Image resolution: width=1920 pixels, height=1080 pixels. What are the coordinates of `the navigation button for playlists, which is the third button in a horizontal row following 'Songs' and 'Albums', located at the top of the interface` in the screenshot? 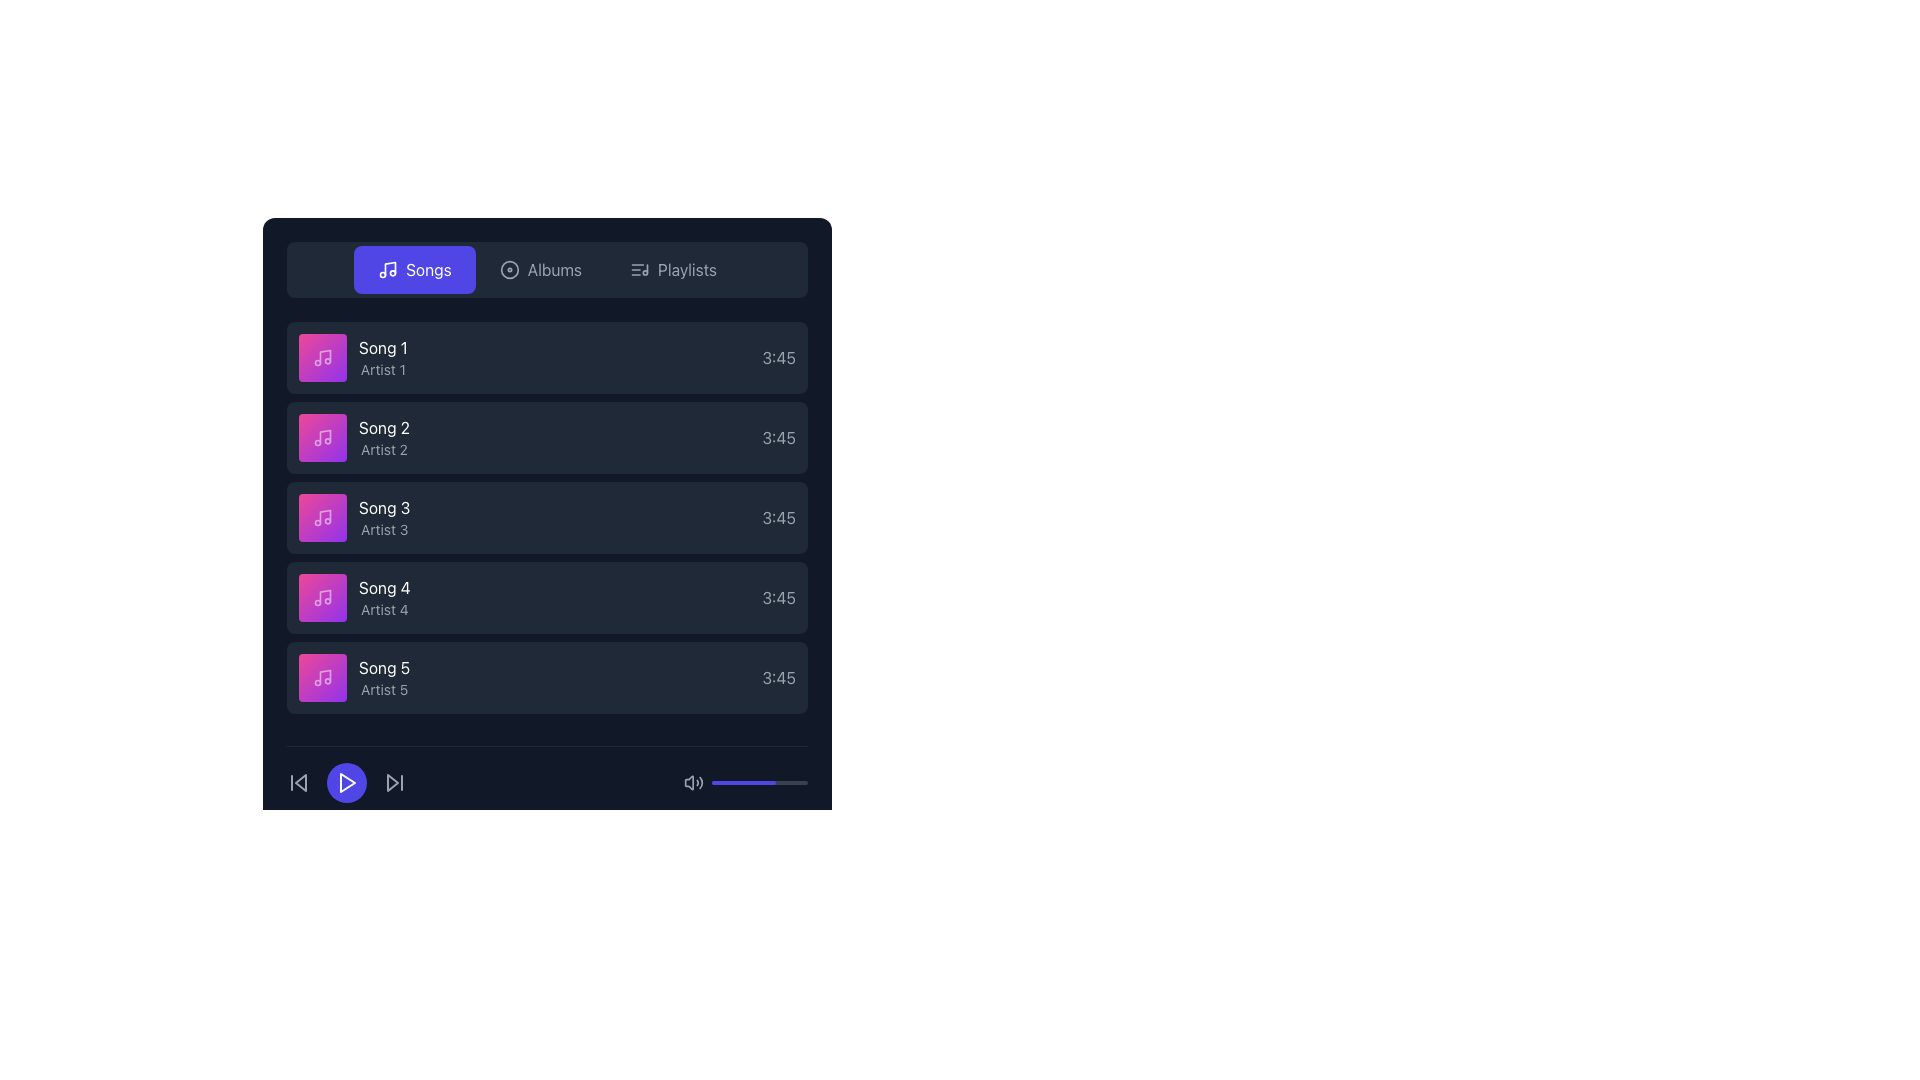 It's located at (673, 270).